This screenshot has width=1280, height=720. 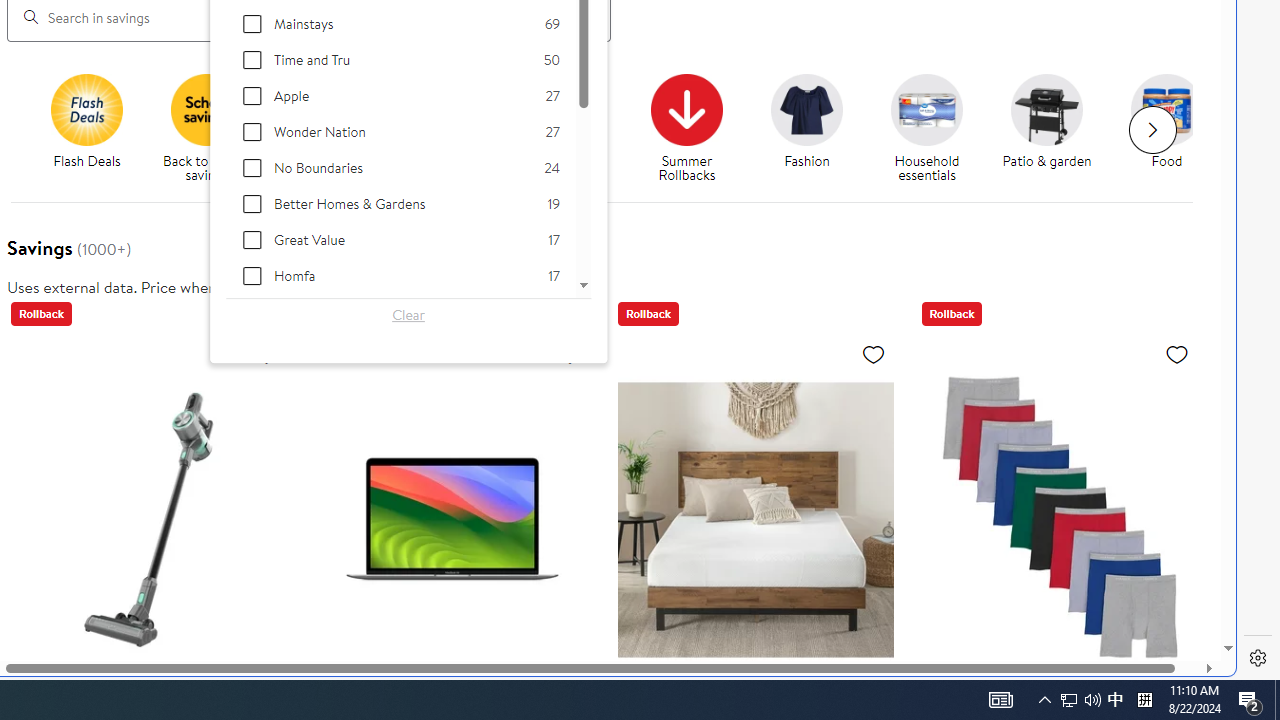 What do you see at coordinates (687, 109) in the screenshot?
I see `'Summer Rollbacks'` at bounding box center [687, 109].